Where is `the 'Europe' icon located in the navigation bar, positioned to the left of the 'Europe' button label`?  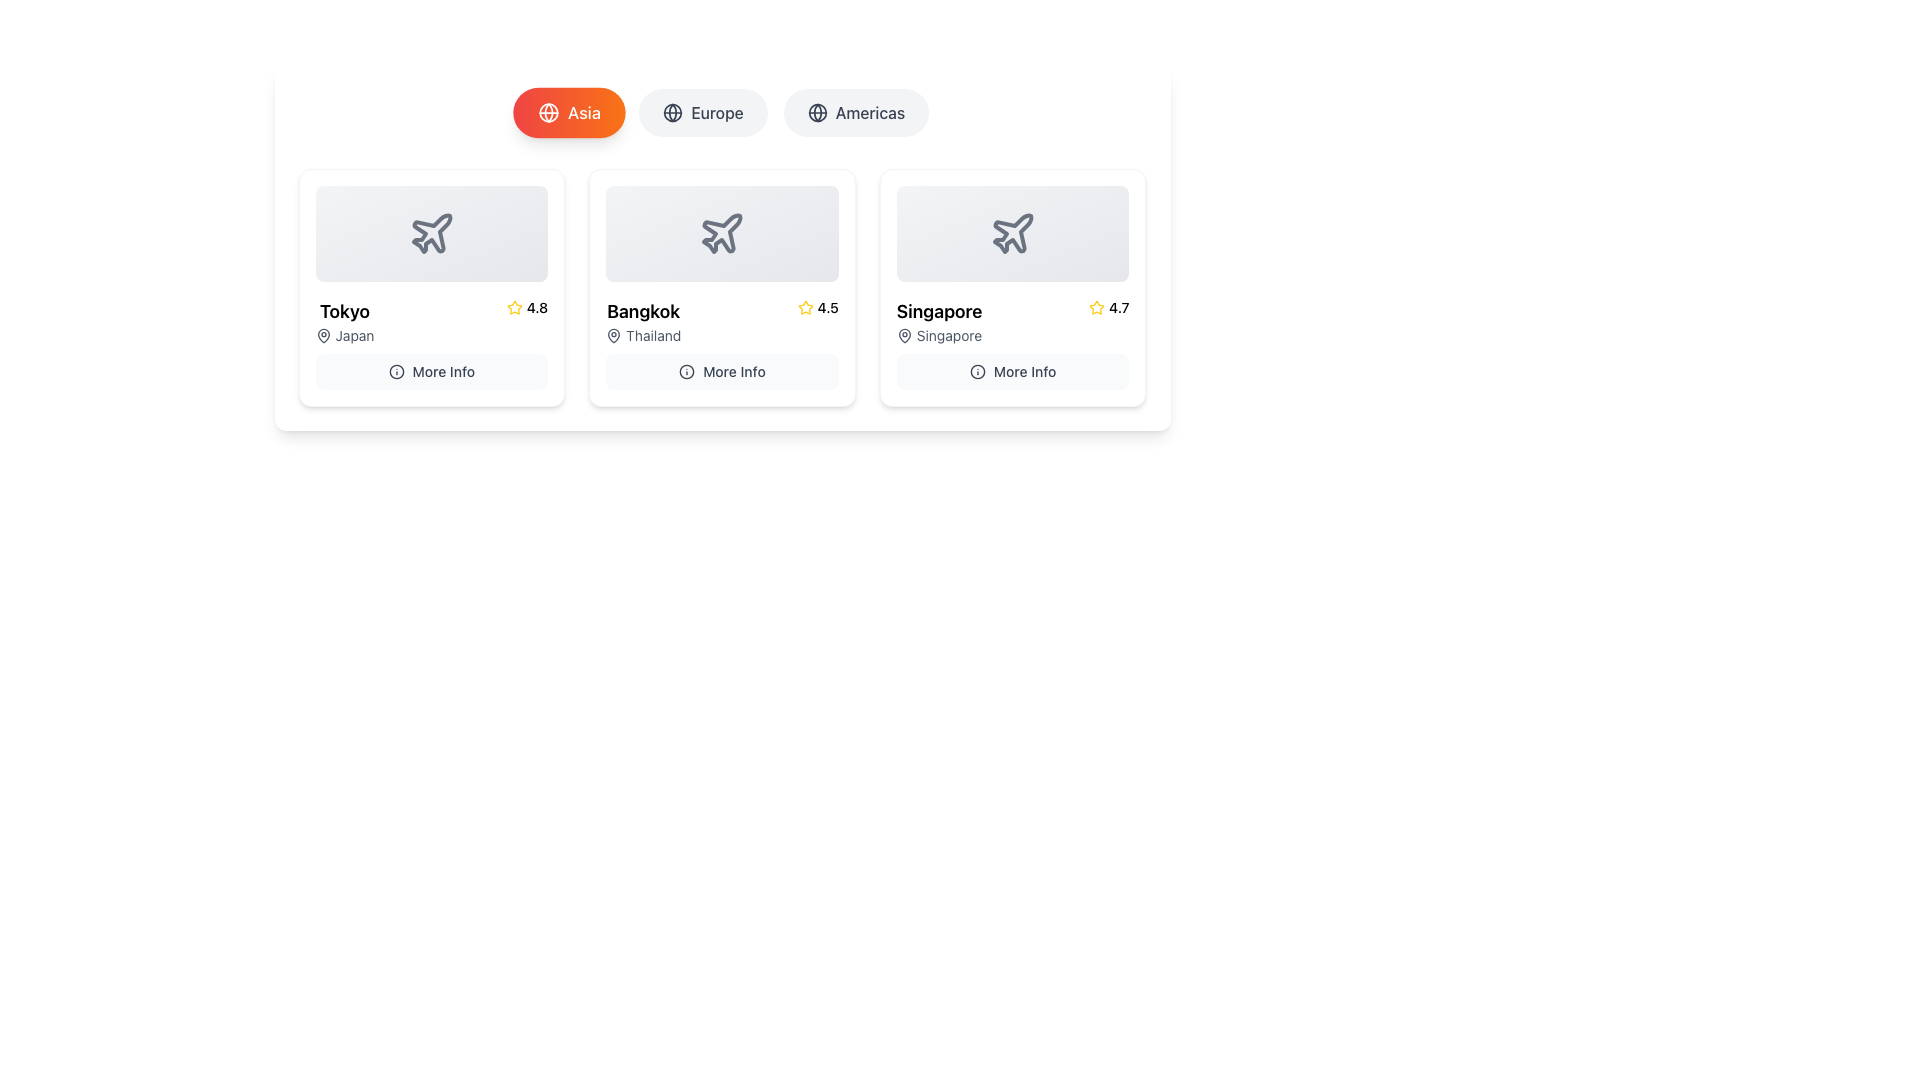
the 'Europe' icon located in the navigation bar, positioned to the left of the 'Europe' button label is located at coordinates (673, 112).